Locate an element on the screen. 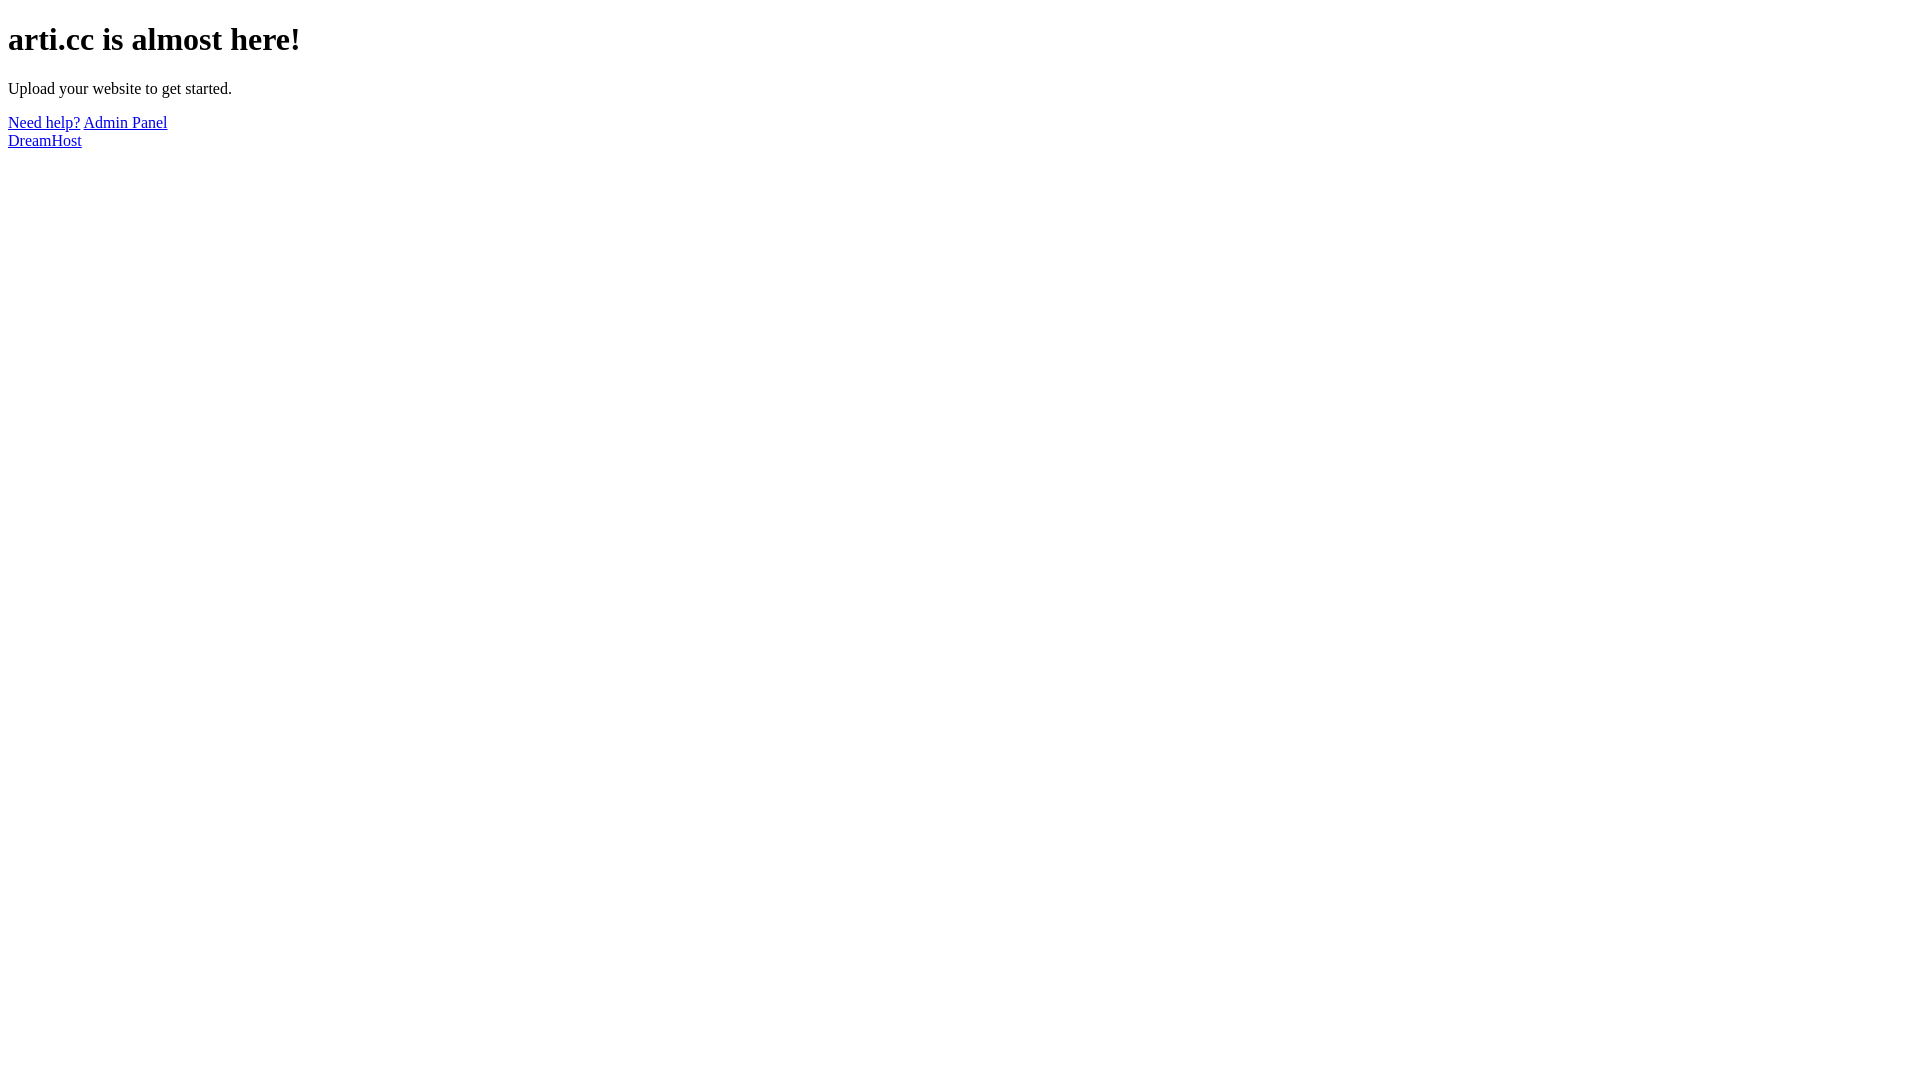 This screenshot has width=1920, height=1080. 'DreamHost' is located at coordinates (8, 139).